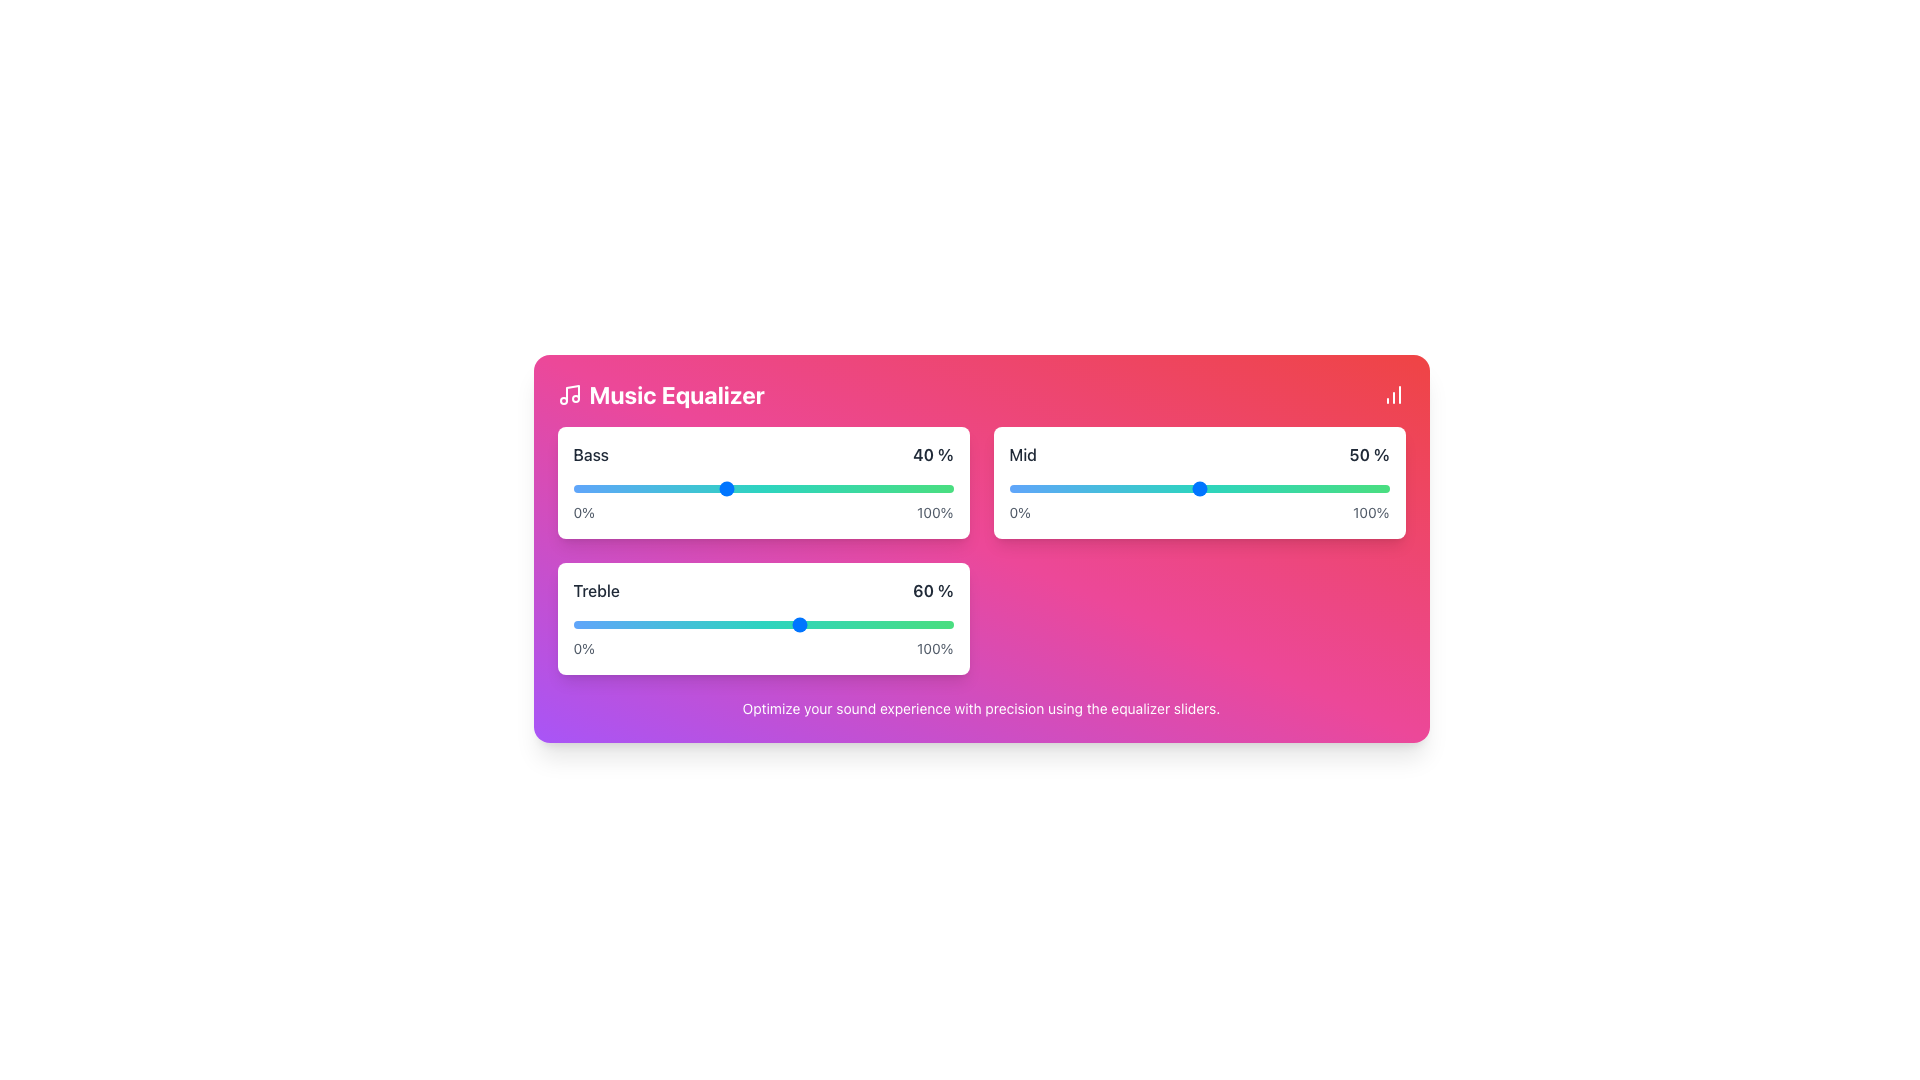  What do you see at coordinates (762, 512) in the screenshot?
I see `the label indicating the range limits of the 'Bass' slider, which displays '0%' and '100%' beneath the 'Bass' slider control in the equalizer interface` at bounding box center [762, 512].